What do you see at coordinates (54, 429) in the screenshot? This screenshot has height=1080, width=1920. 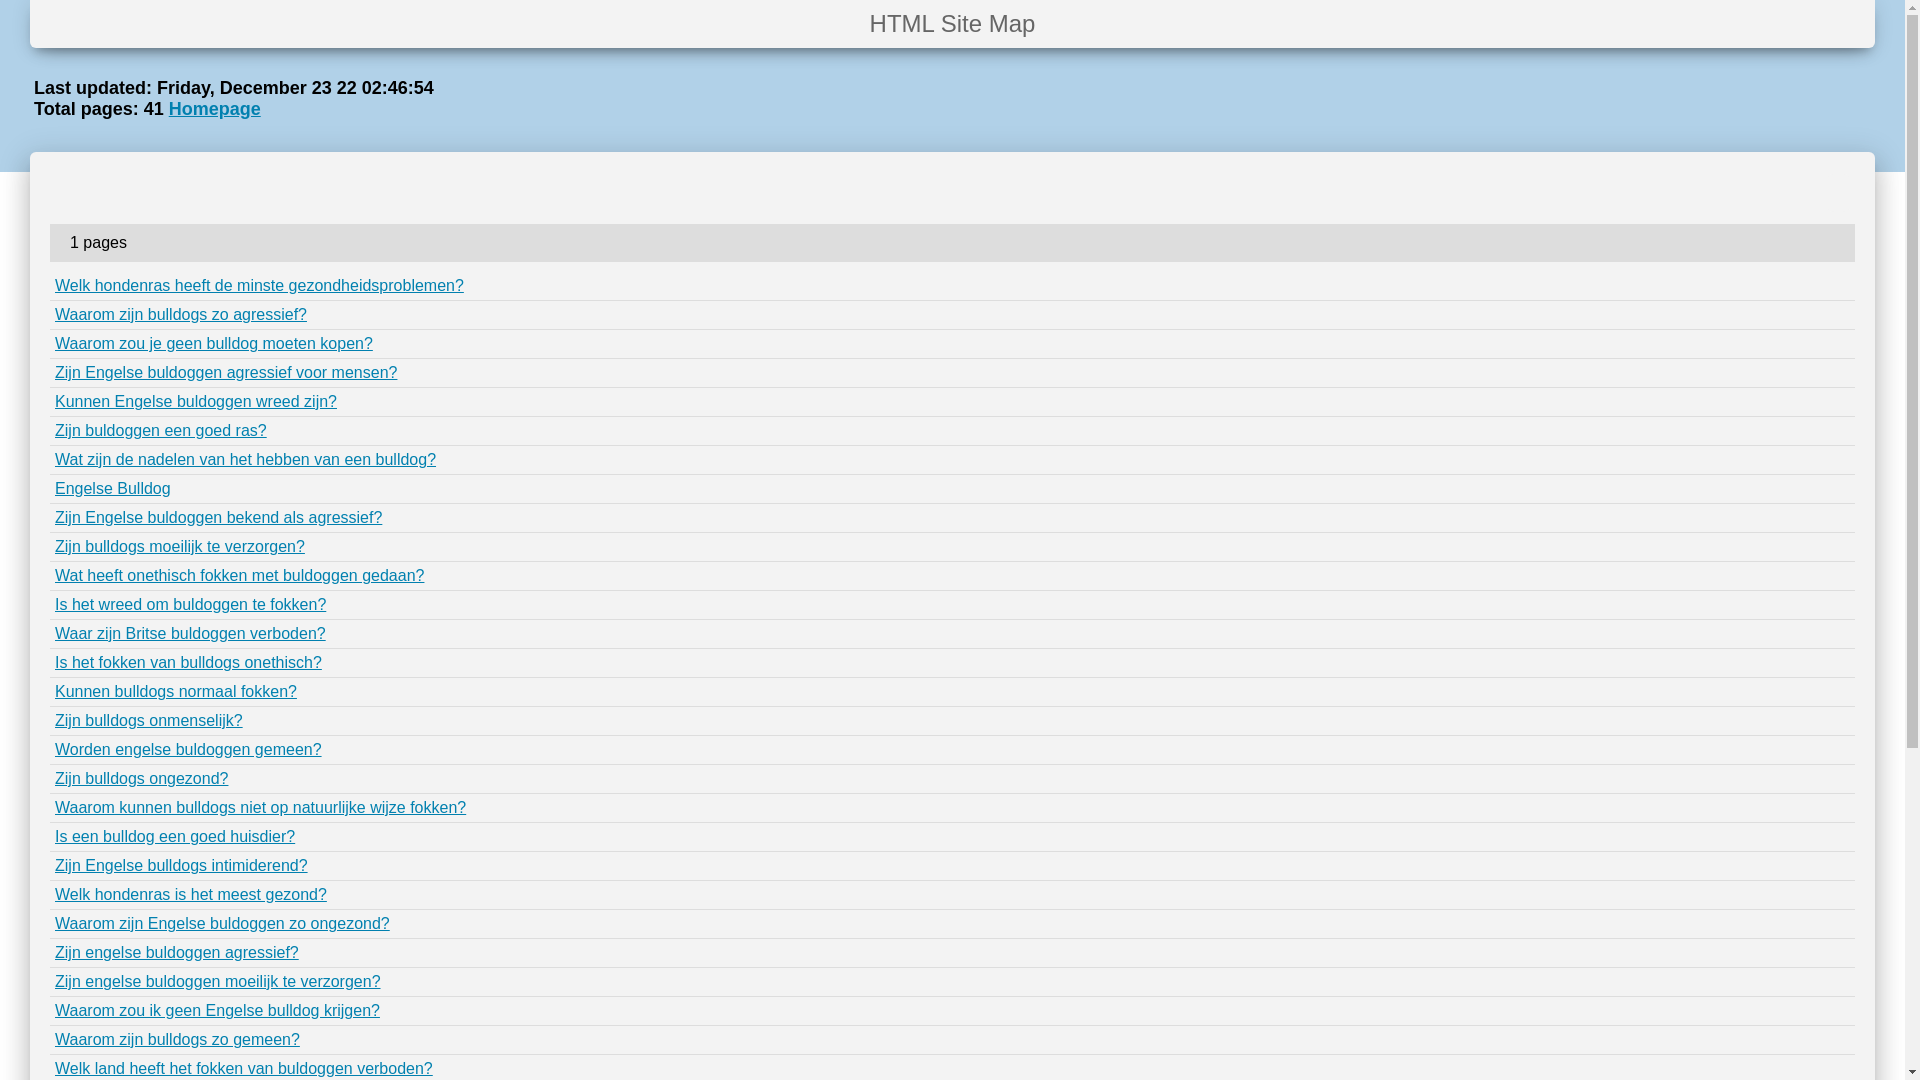 I see `'Zijn buldoggen een goed ras?'` at bounding box center [54, 429].